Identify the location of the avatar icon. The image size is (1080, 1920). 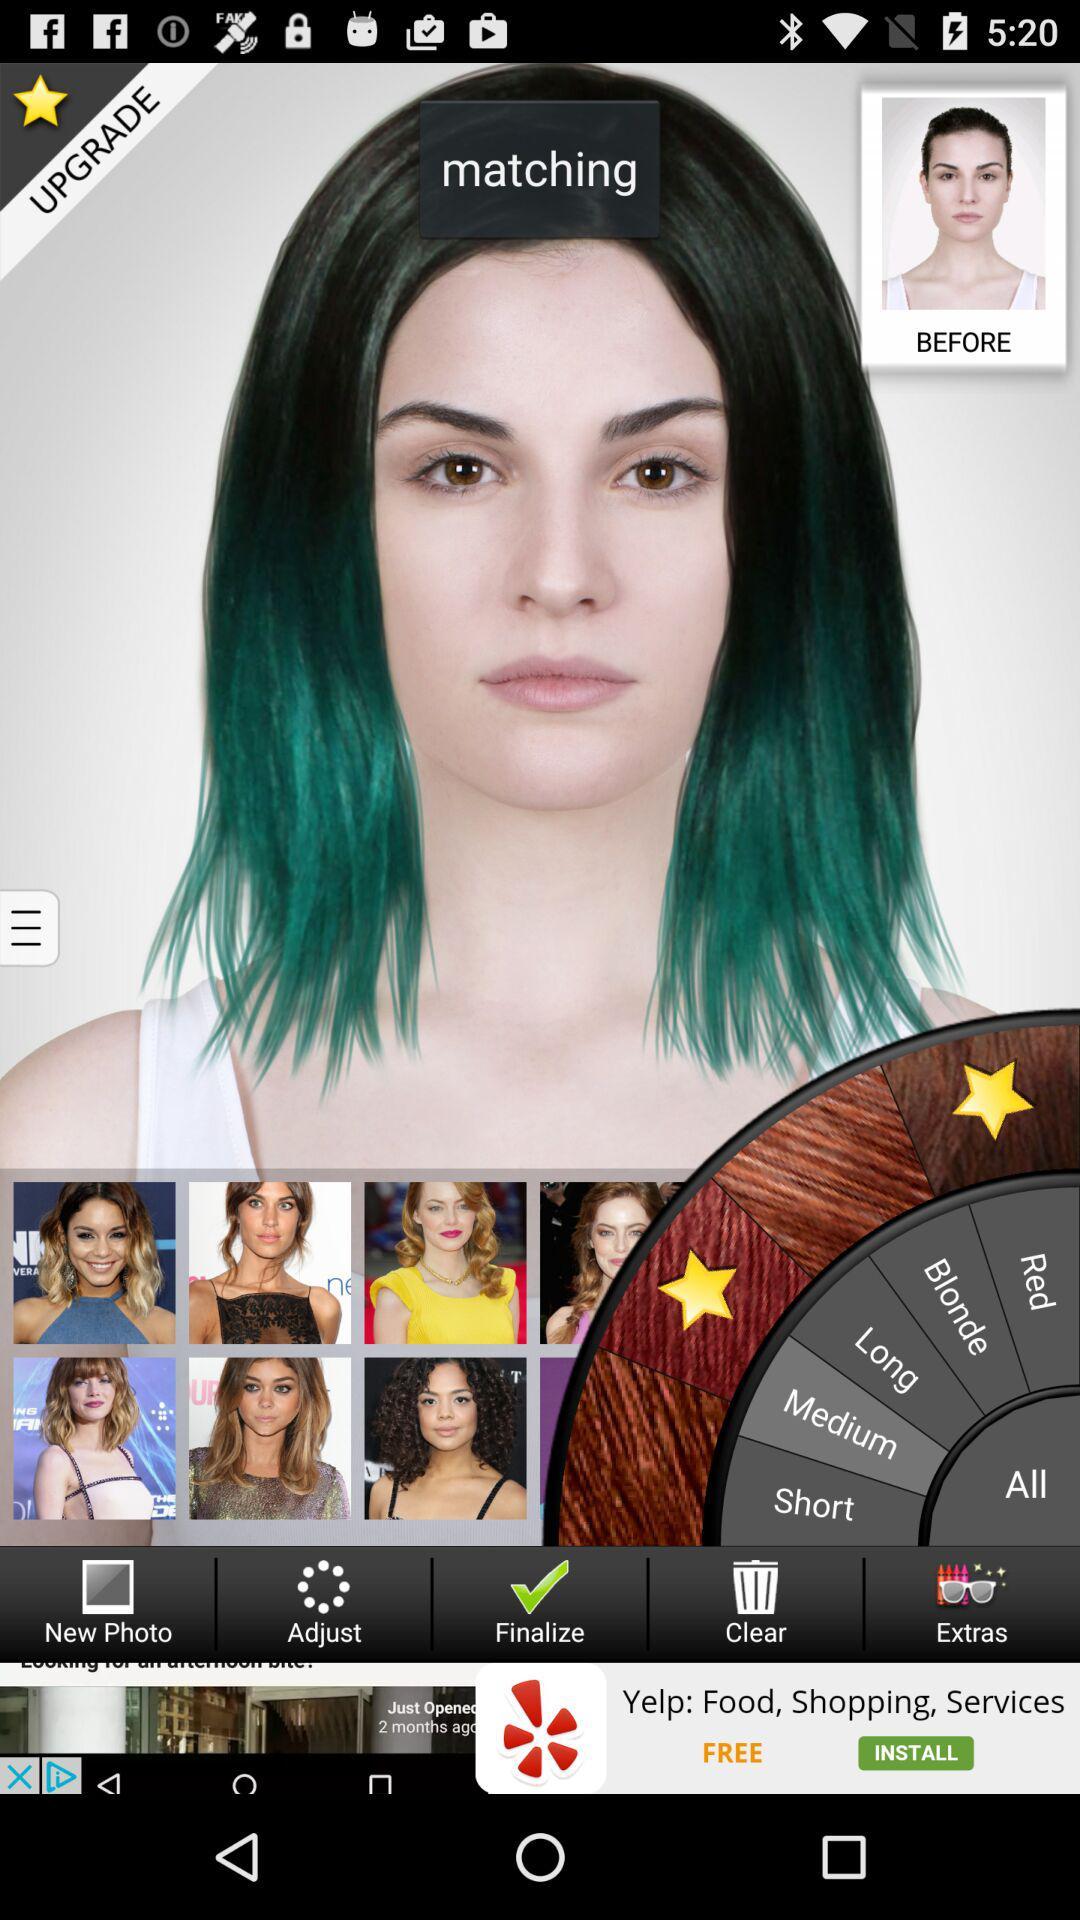
(444, 1538).